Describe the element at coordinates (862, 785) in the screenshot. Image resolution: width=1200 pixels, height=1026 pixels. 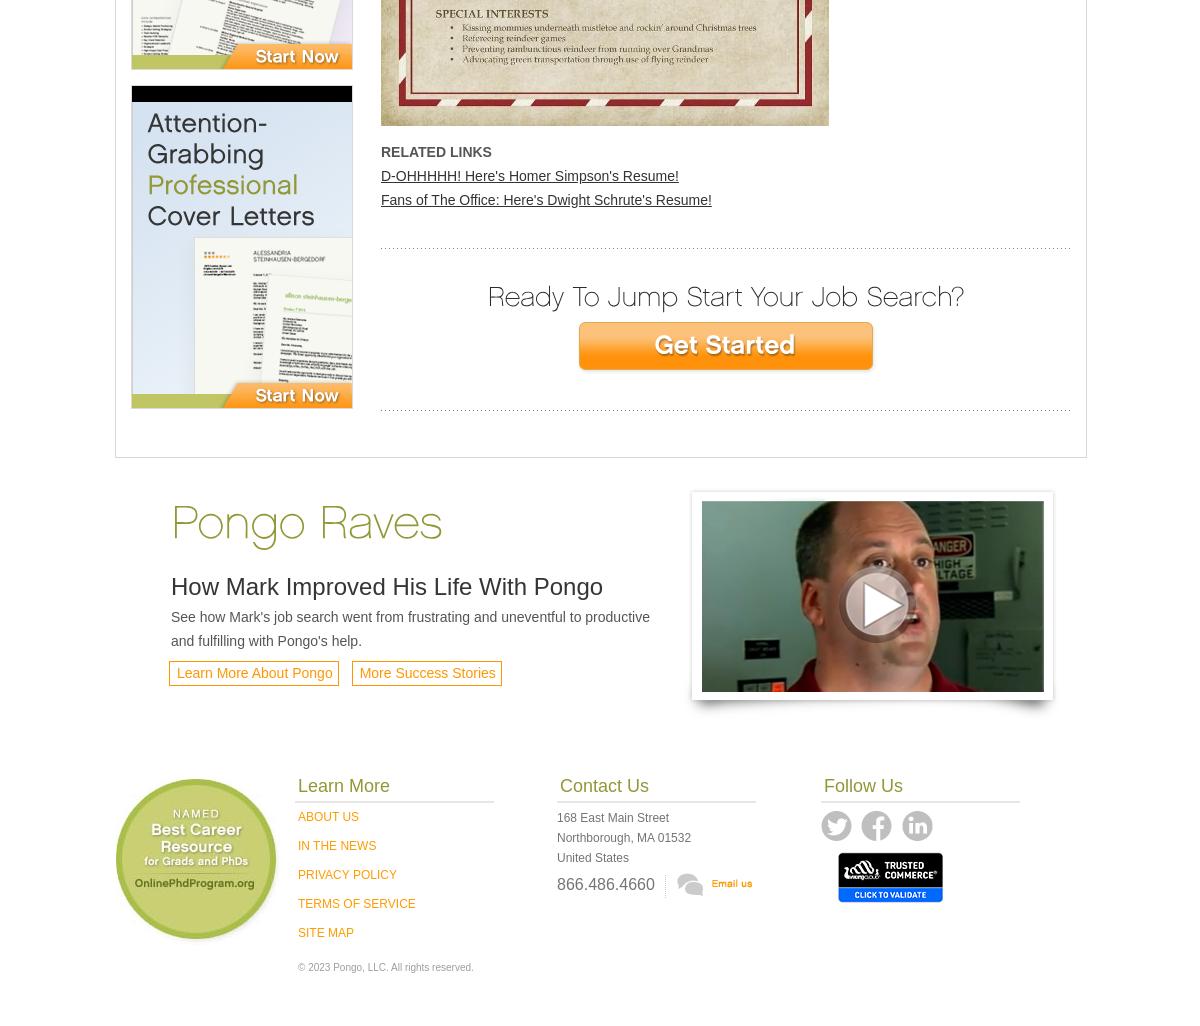
I see `'Follow Us'` at that location.